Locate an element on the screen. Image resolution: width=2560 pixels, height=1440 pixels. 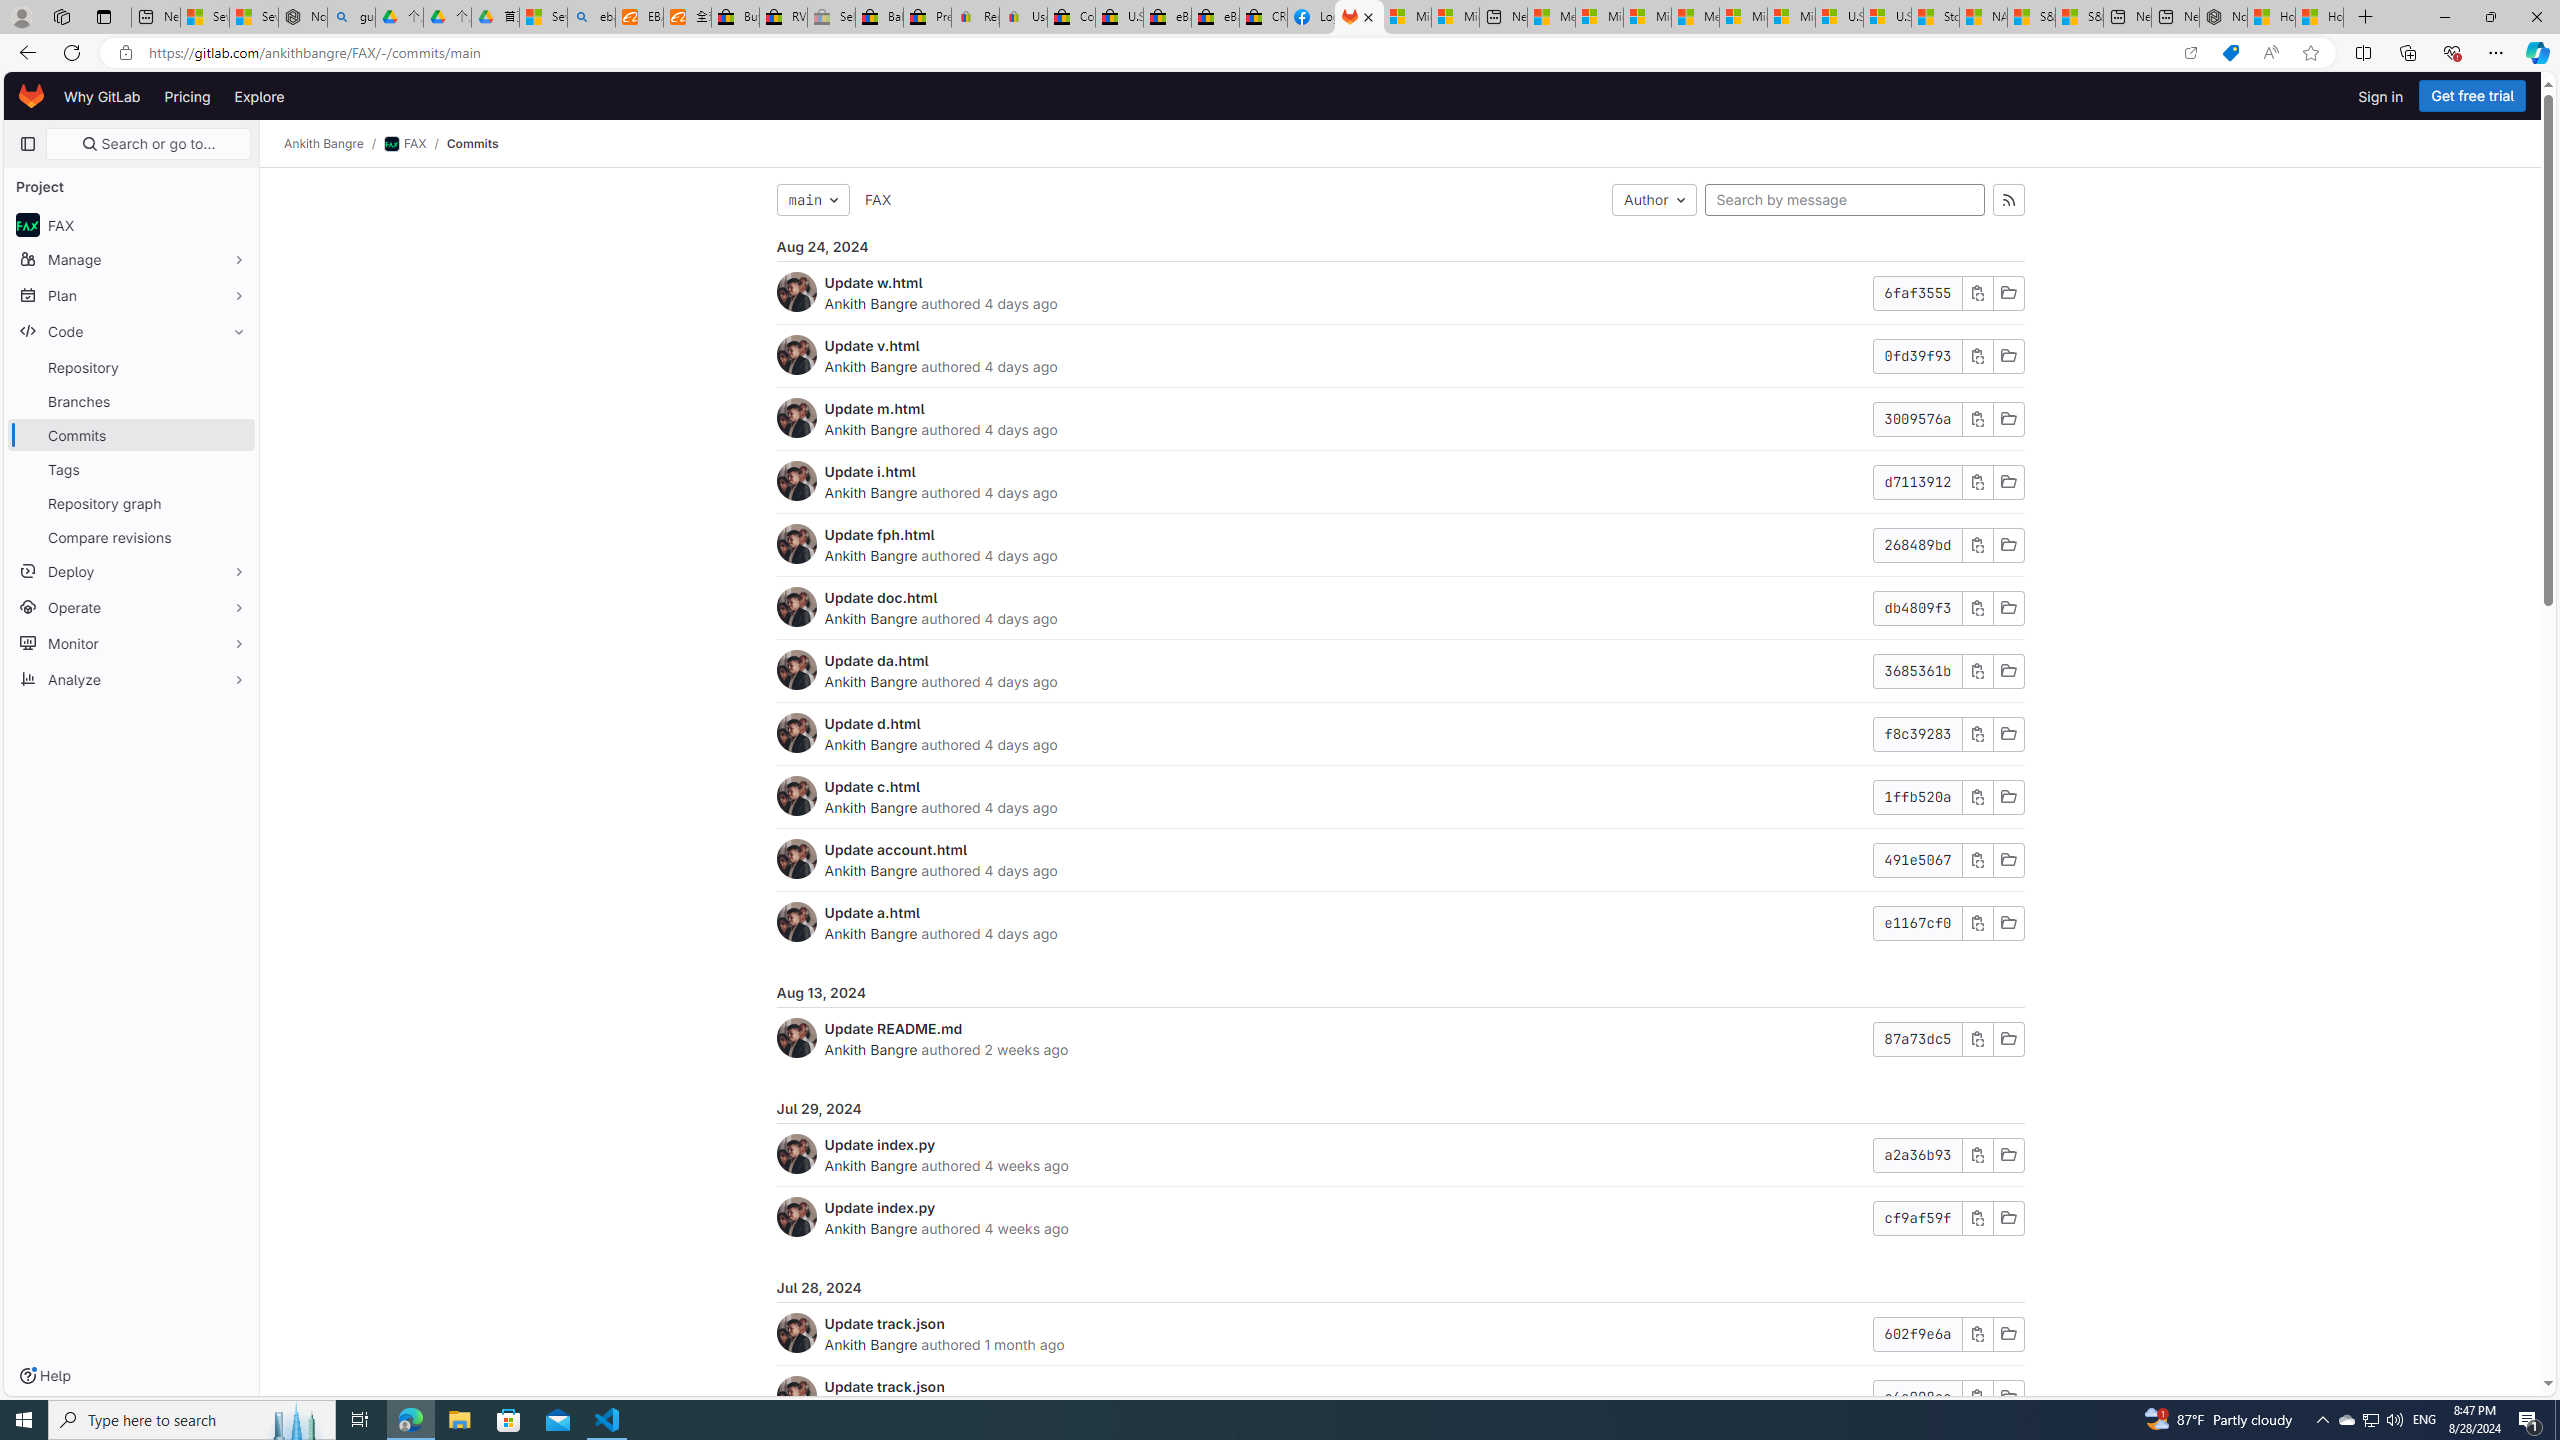
'U.S. State Privacy Disclosures - eBay Inc.' is located at coordinates (1120, 16).